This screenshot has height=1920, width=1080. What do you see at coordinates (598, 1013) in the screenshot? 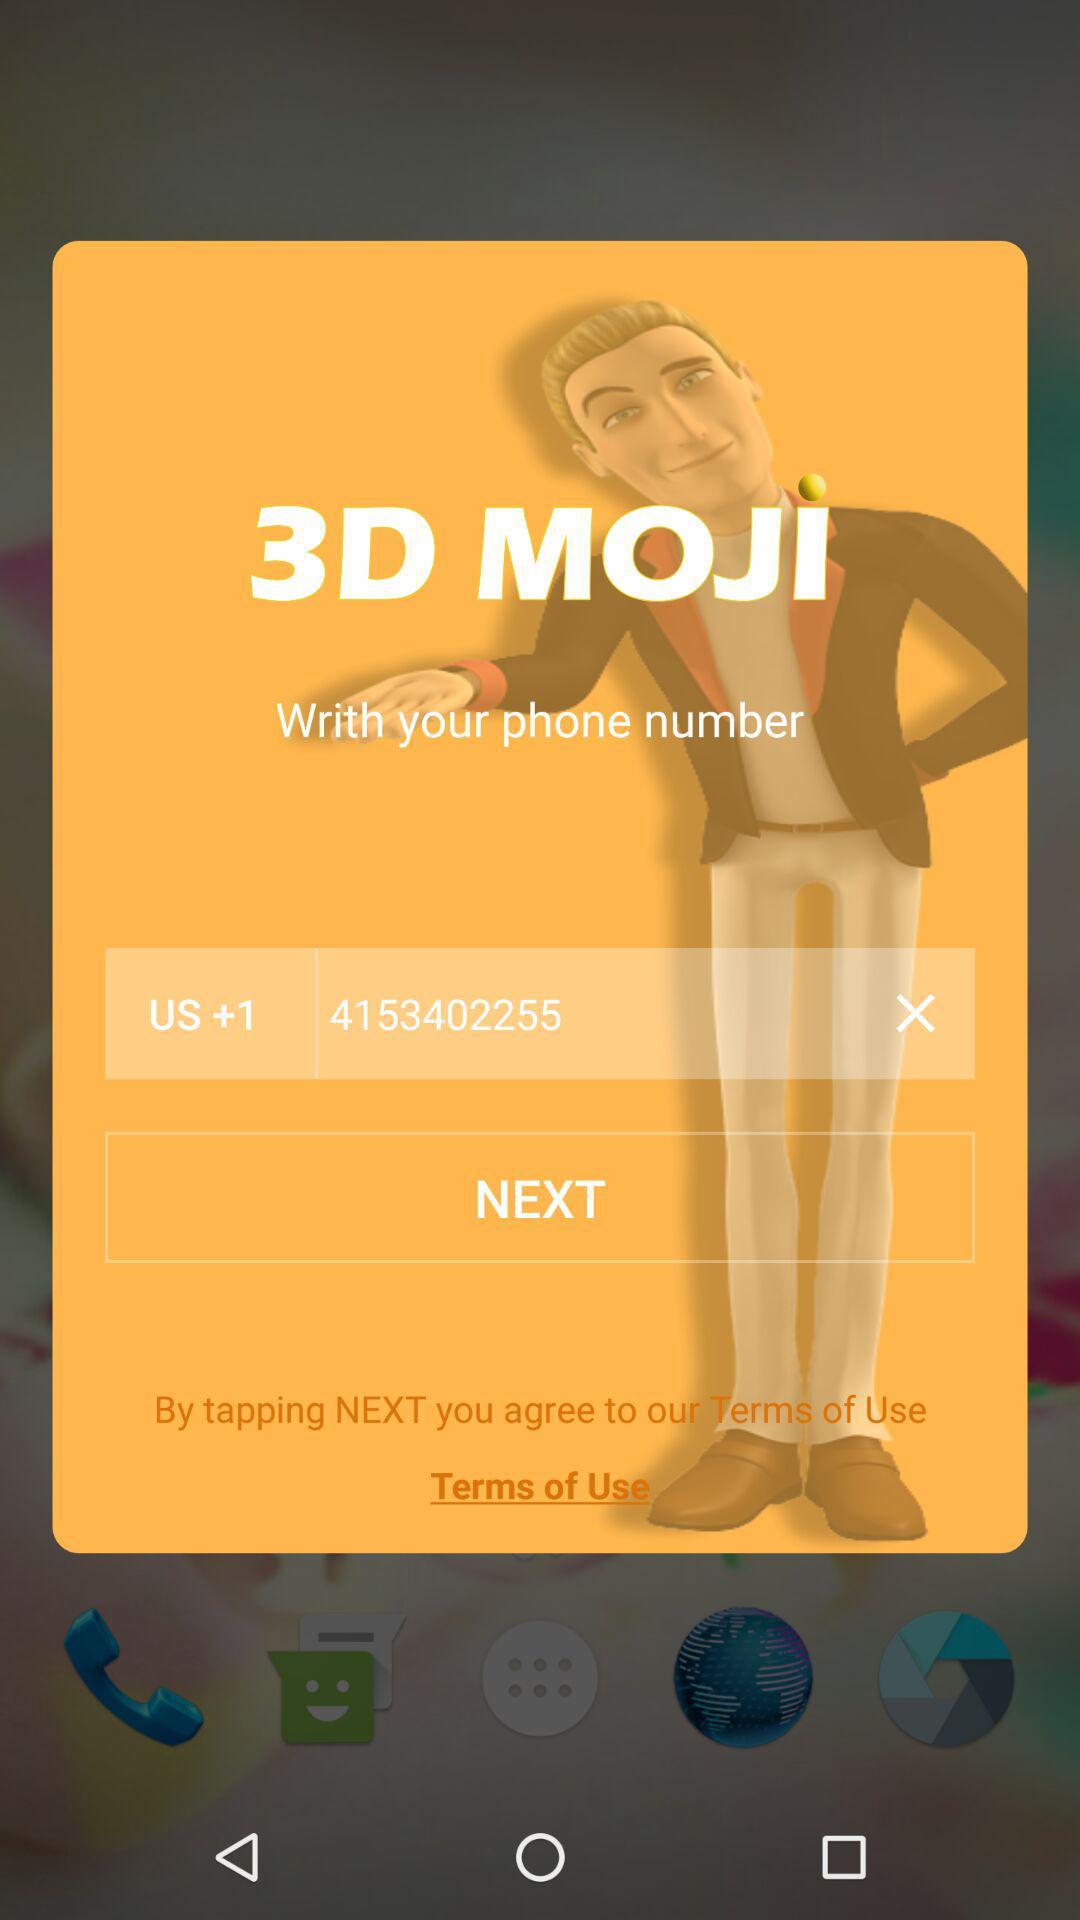
I see `4153402255 item` at bounding box center [598, 1013].